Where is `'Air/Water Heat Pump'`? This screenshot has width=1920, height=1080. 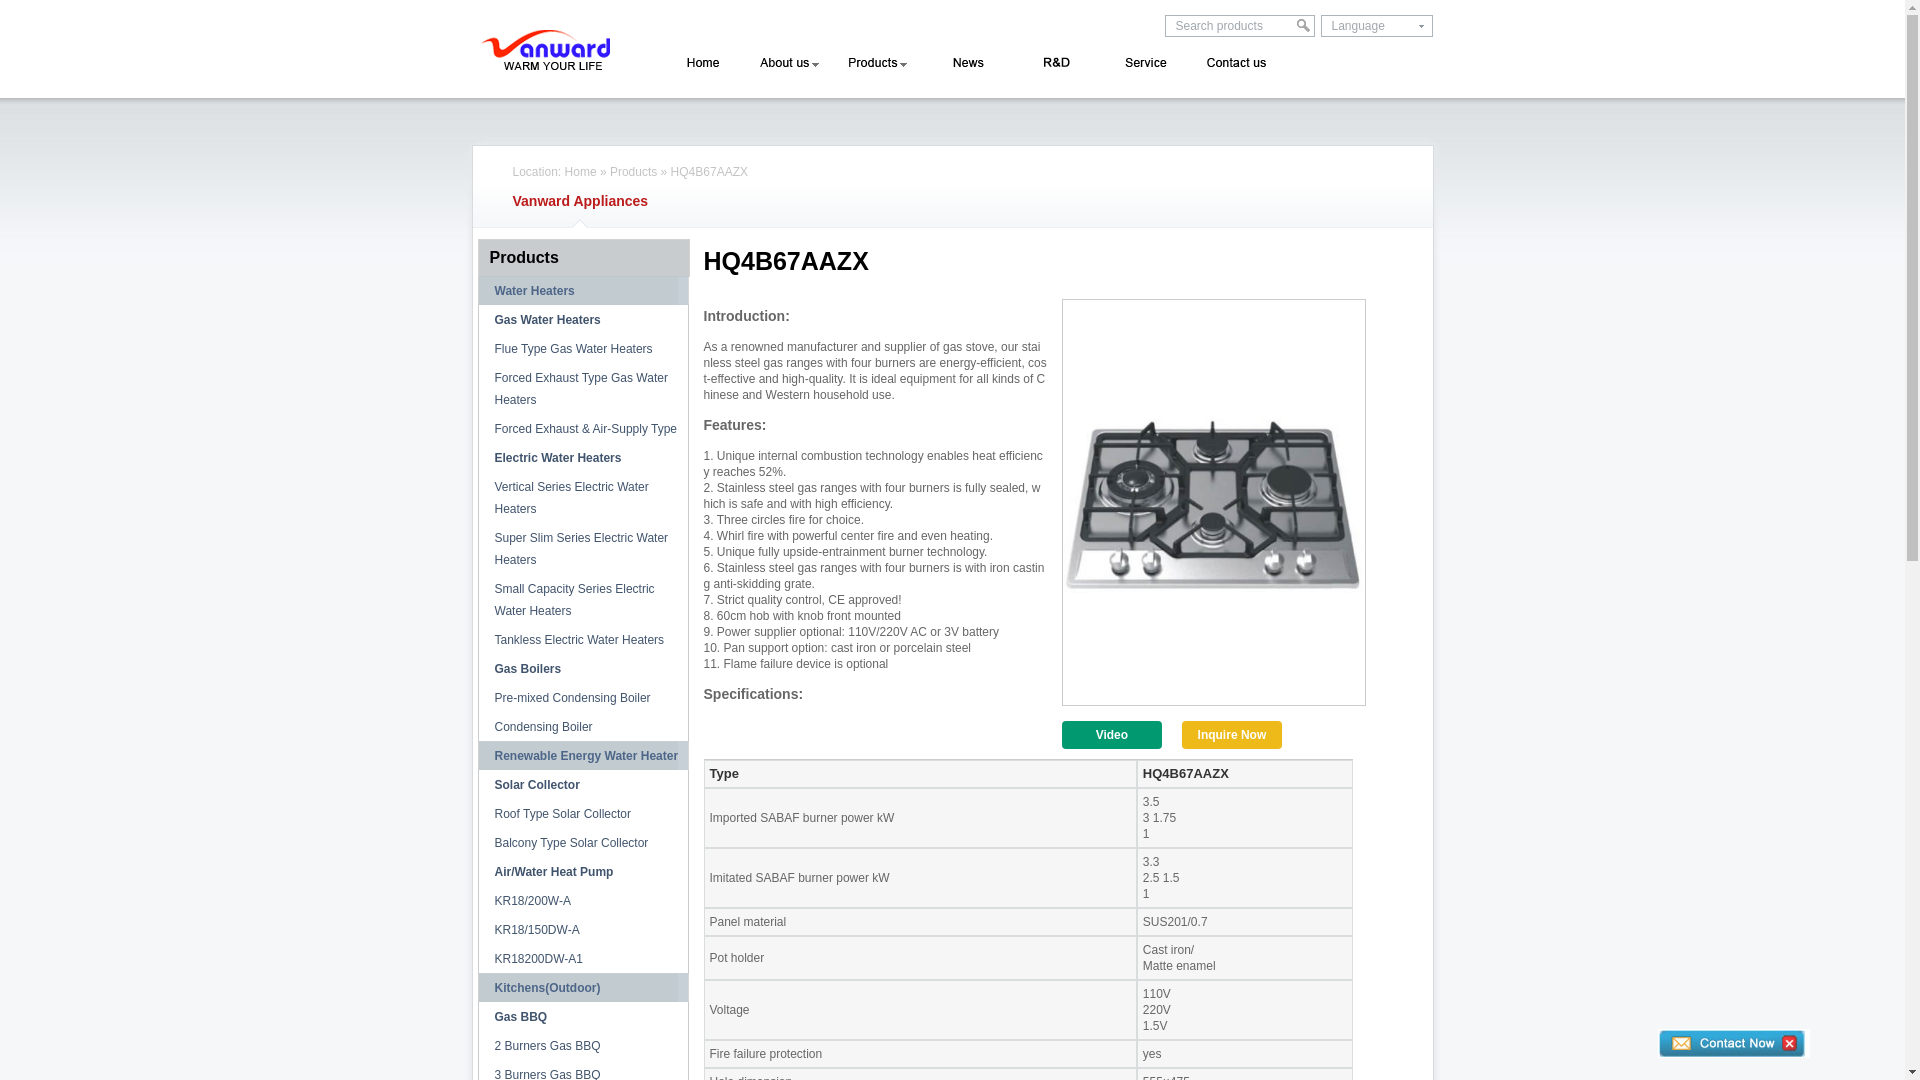
'Air/Water Heat Pump' is located at coordinates (477, 870).